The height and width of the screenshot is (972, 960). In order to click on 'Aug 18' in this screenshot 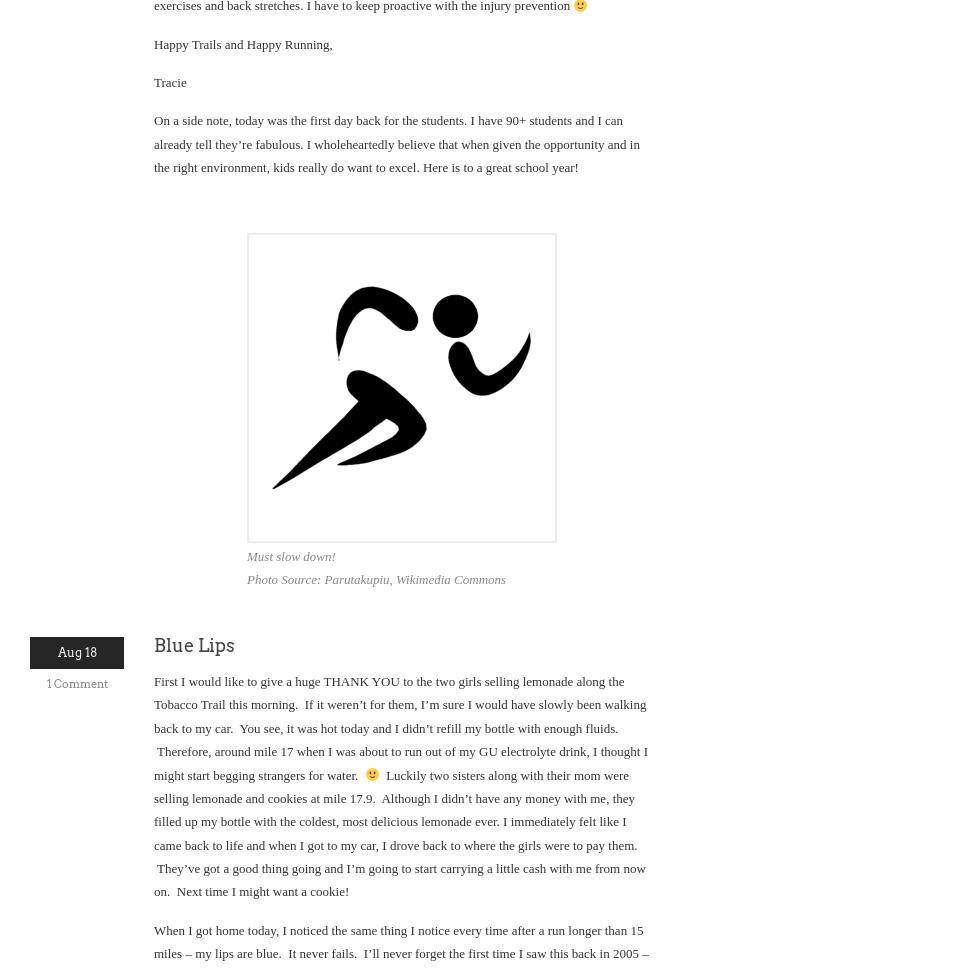, I will do `click(76, 651)`.